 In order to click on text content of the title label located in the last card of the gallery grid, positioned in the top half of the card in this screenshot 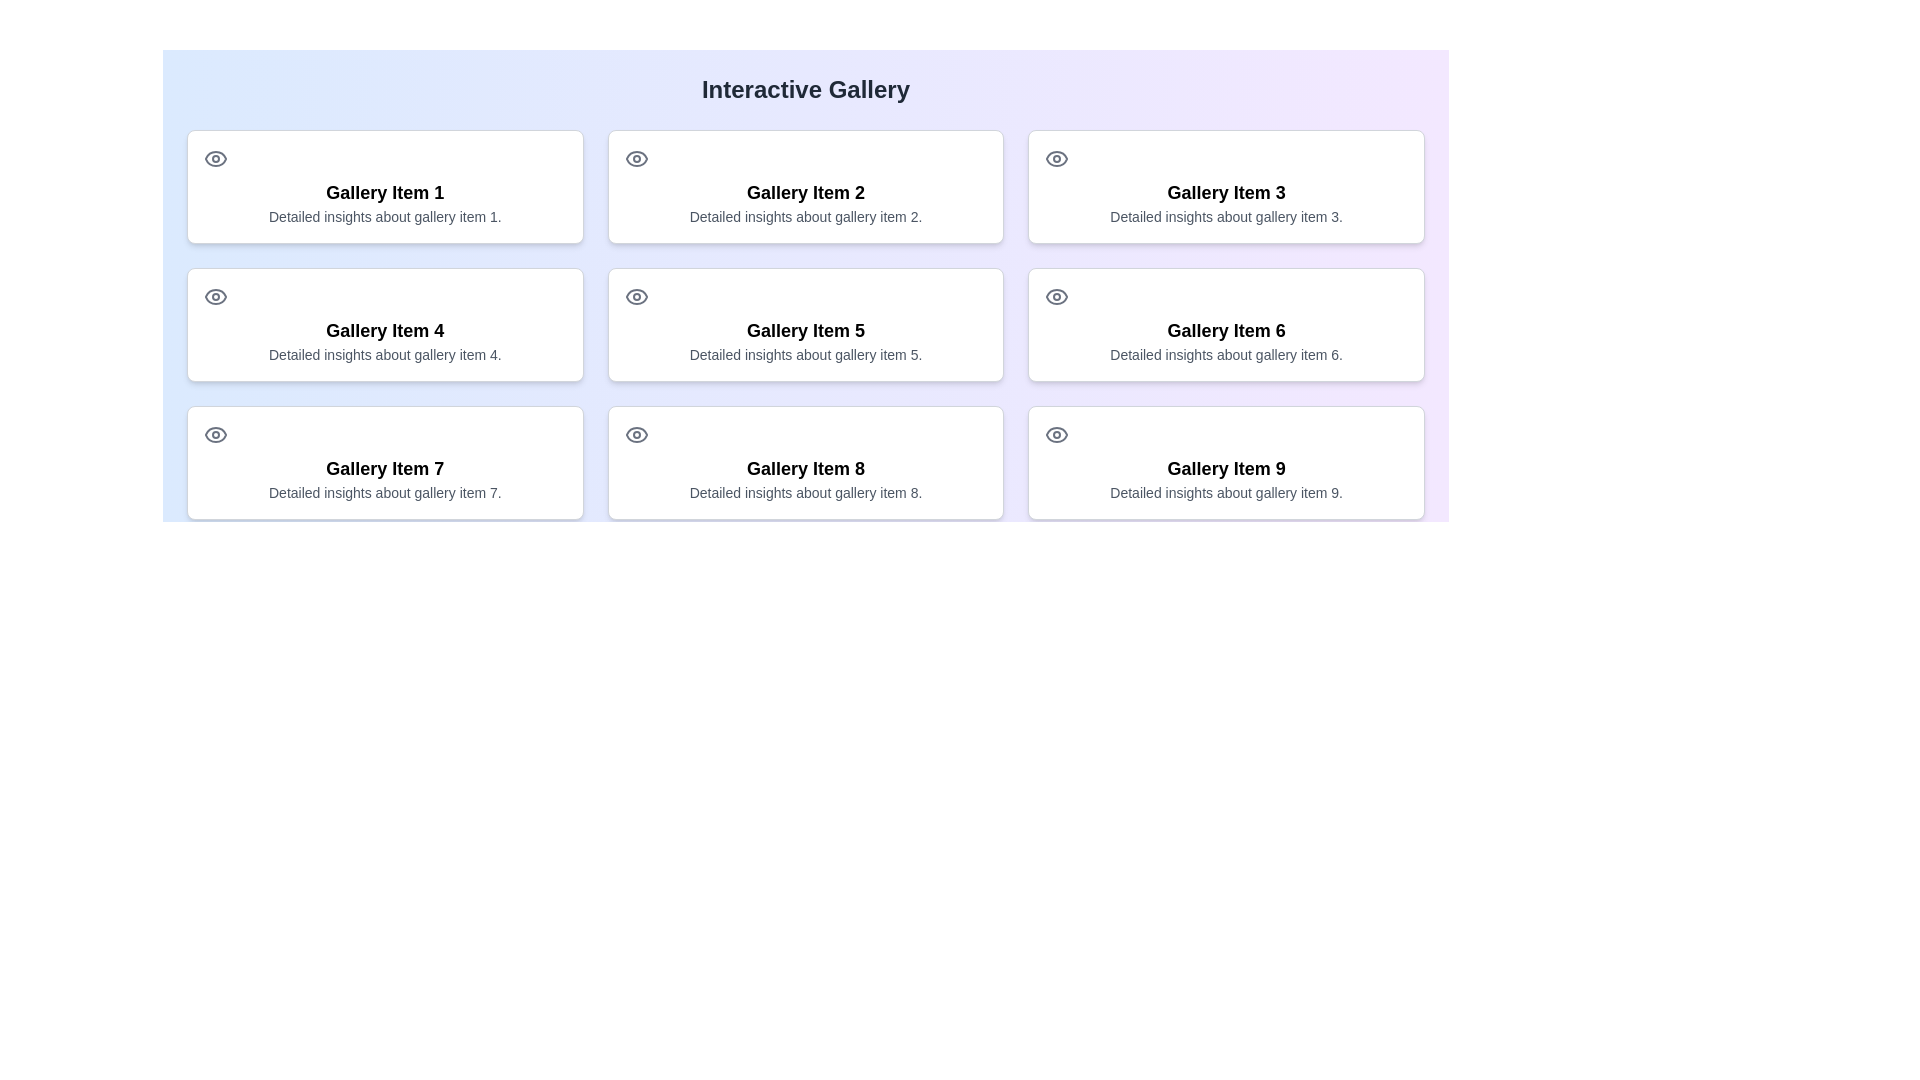, I will do `click(1225, 469)`.